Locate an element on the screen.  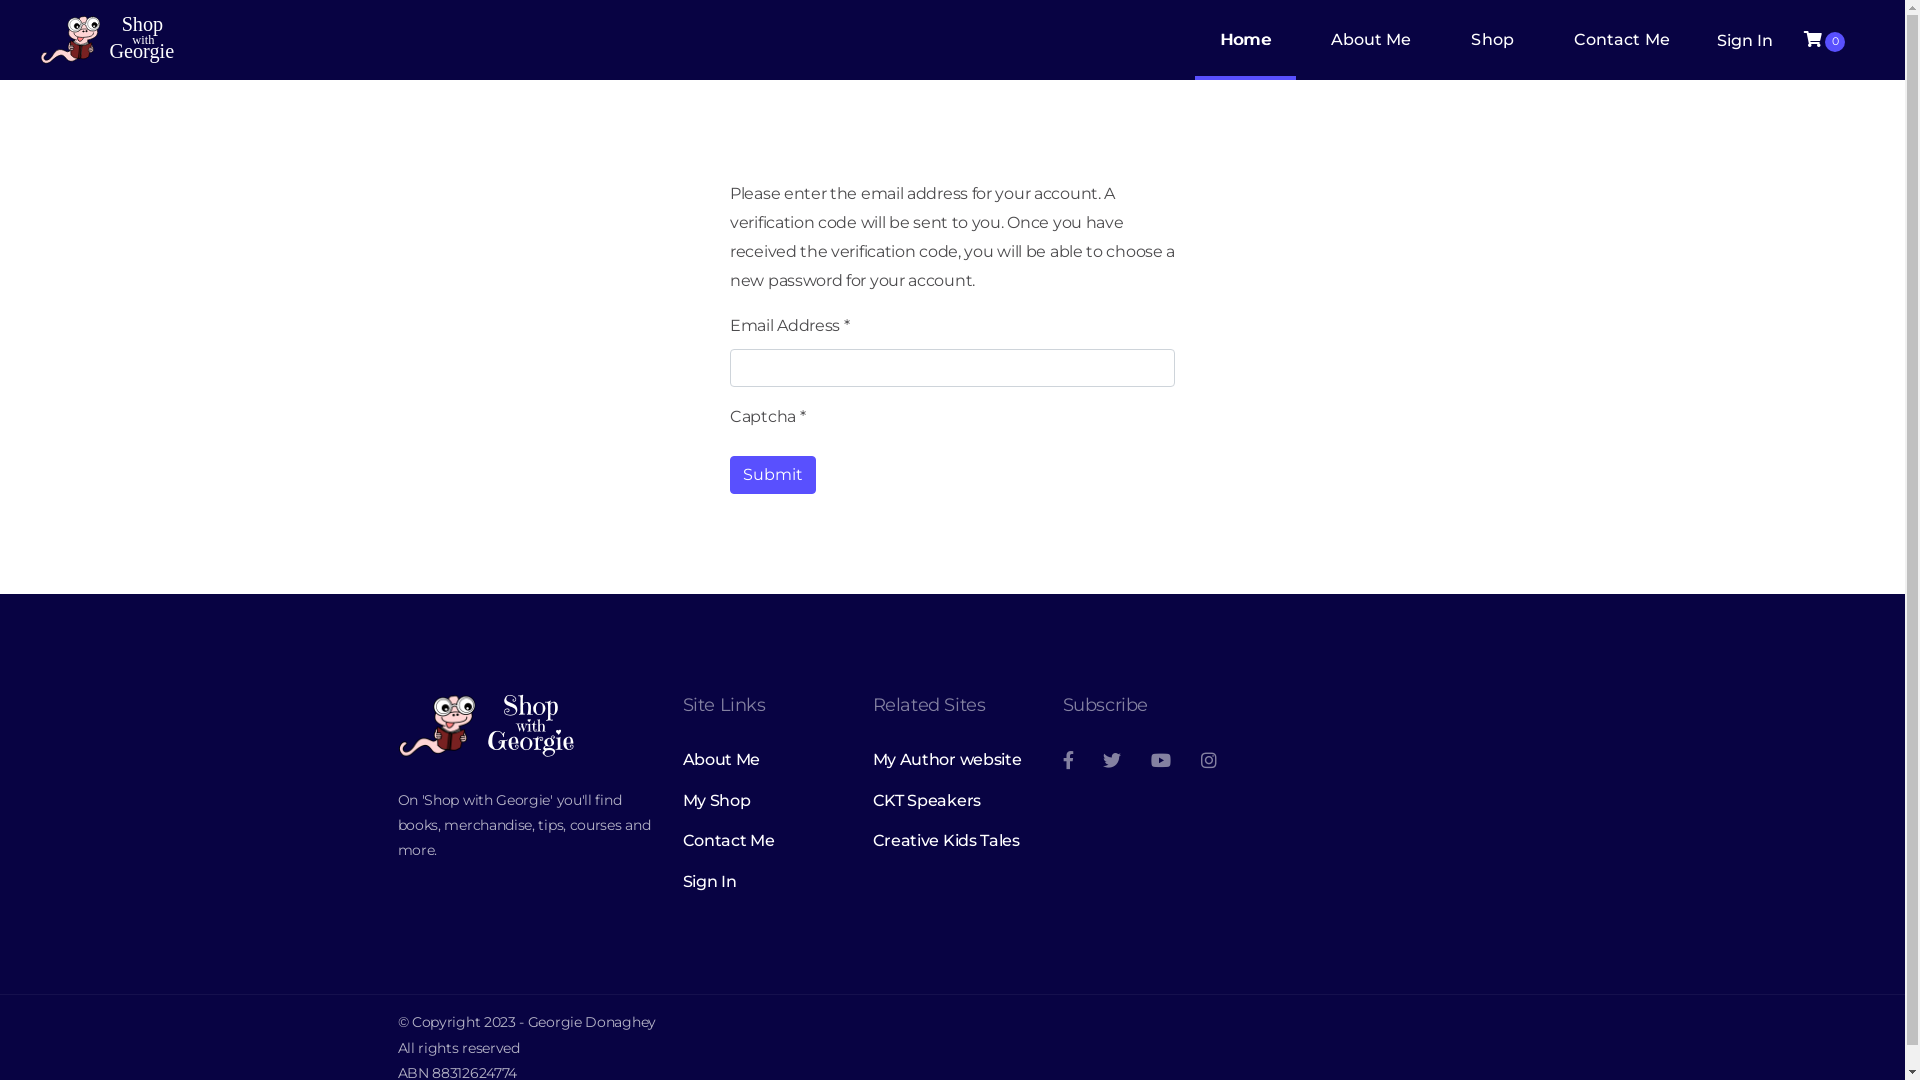
'About Me' is located at coordinates (761, 759).